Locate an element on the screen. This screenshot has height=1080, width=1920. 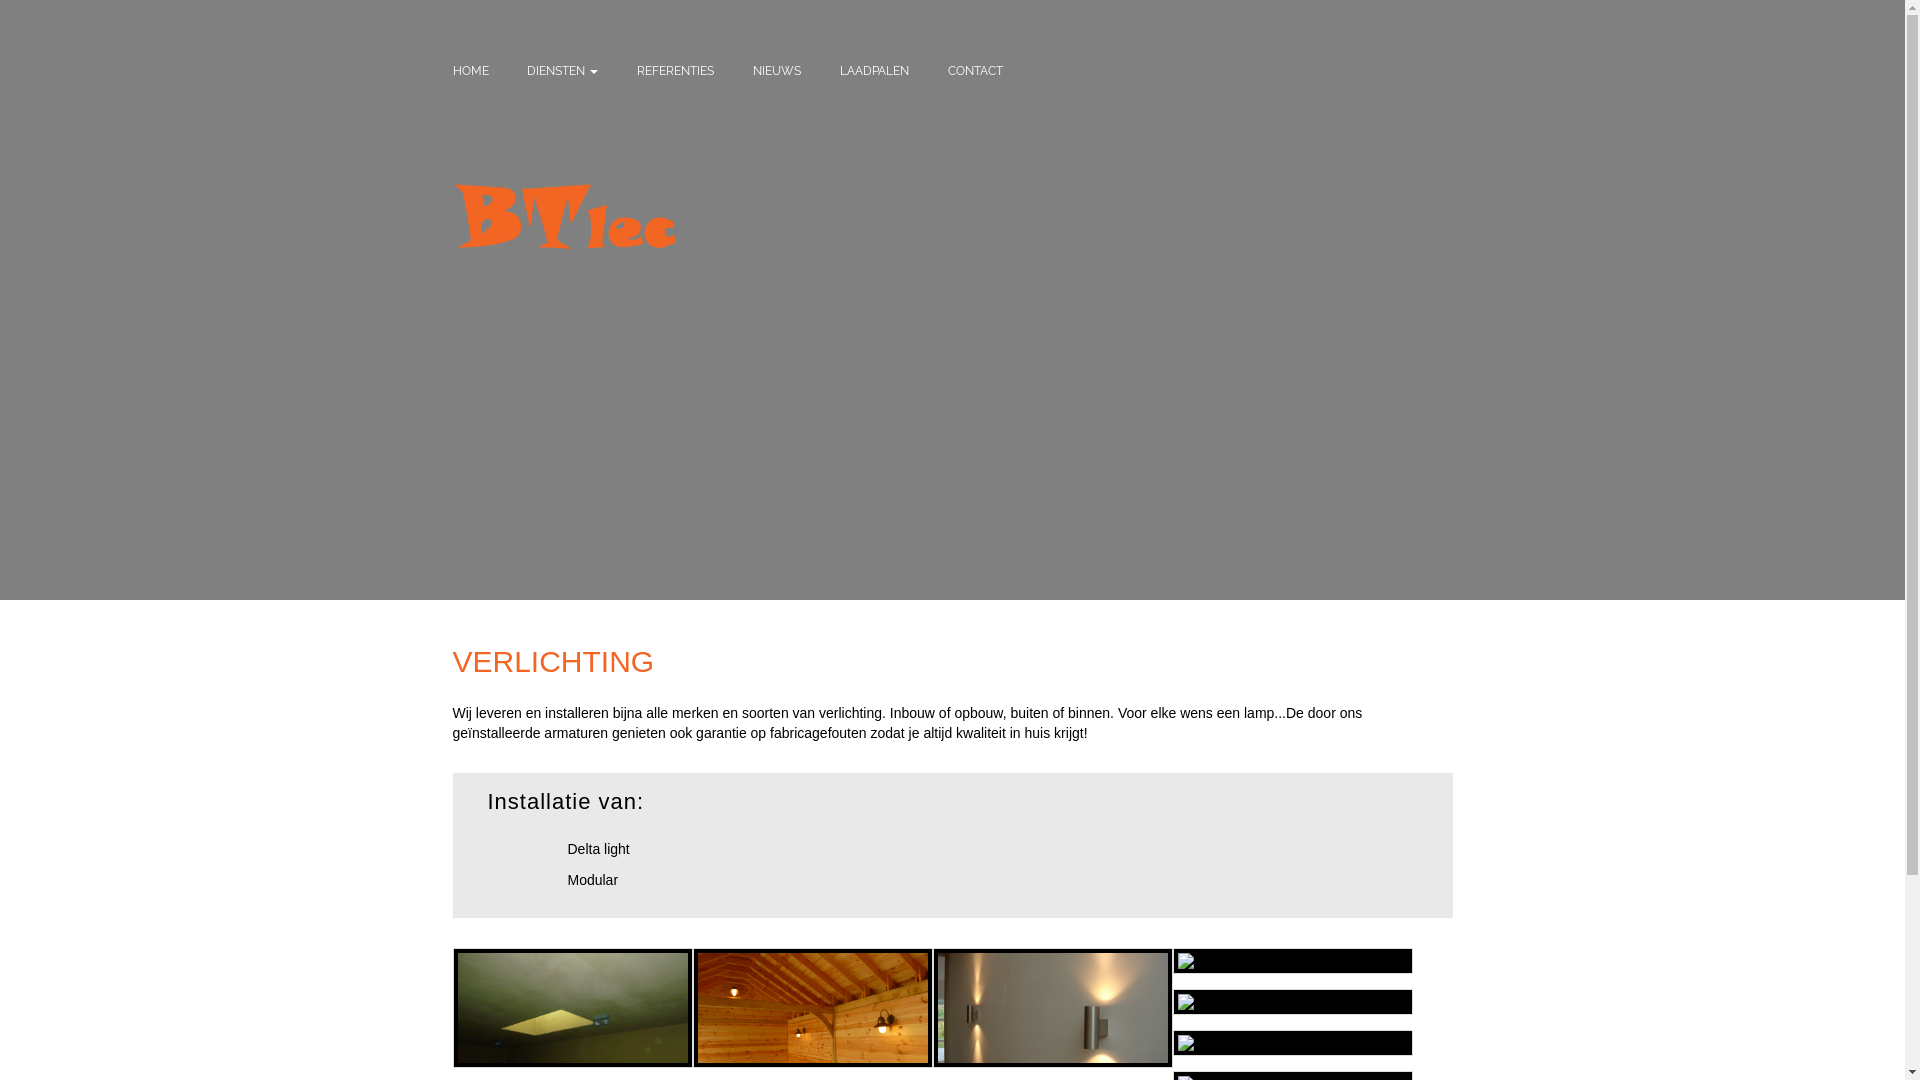
'Modular' is located at coordinates (565, 878).